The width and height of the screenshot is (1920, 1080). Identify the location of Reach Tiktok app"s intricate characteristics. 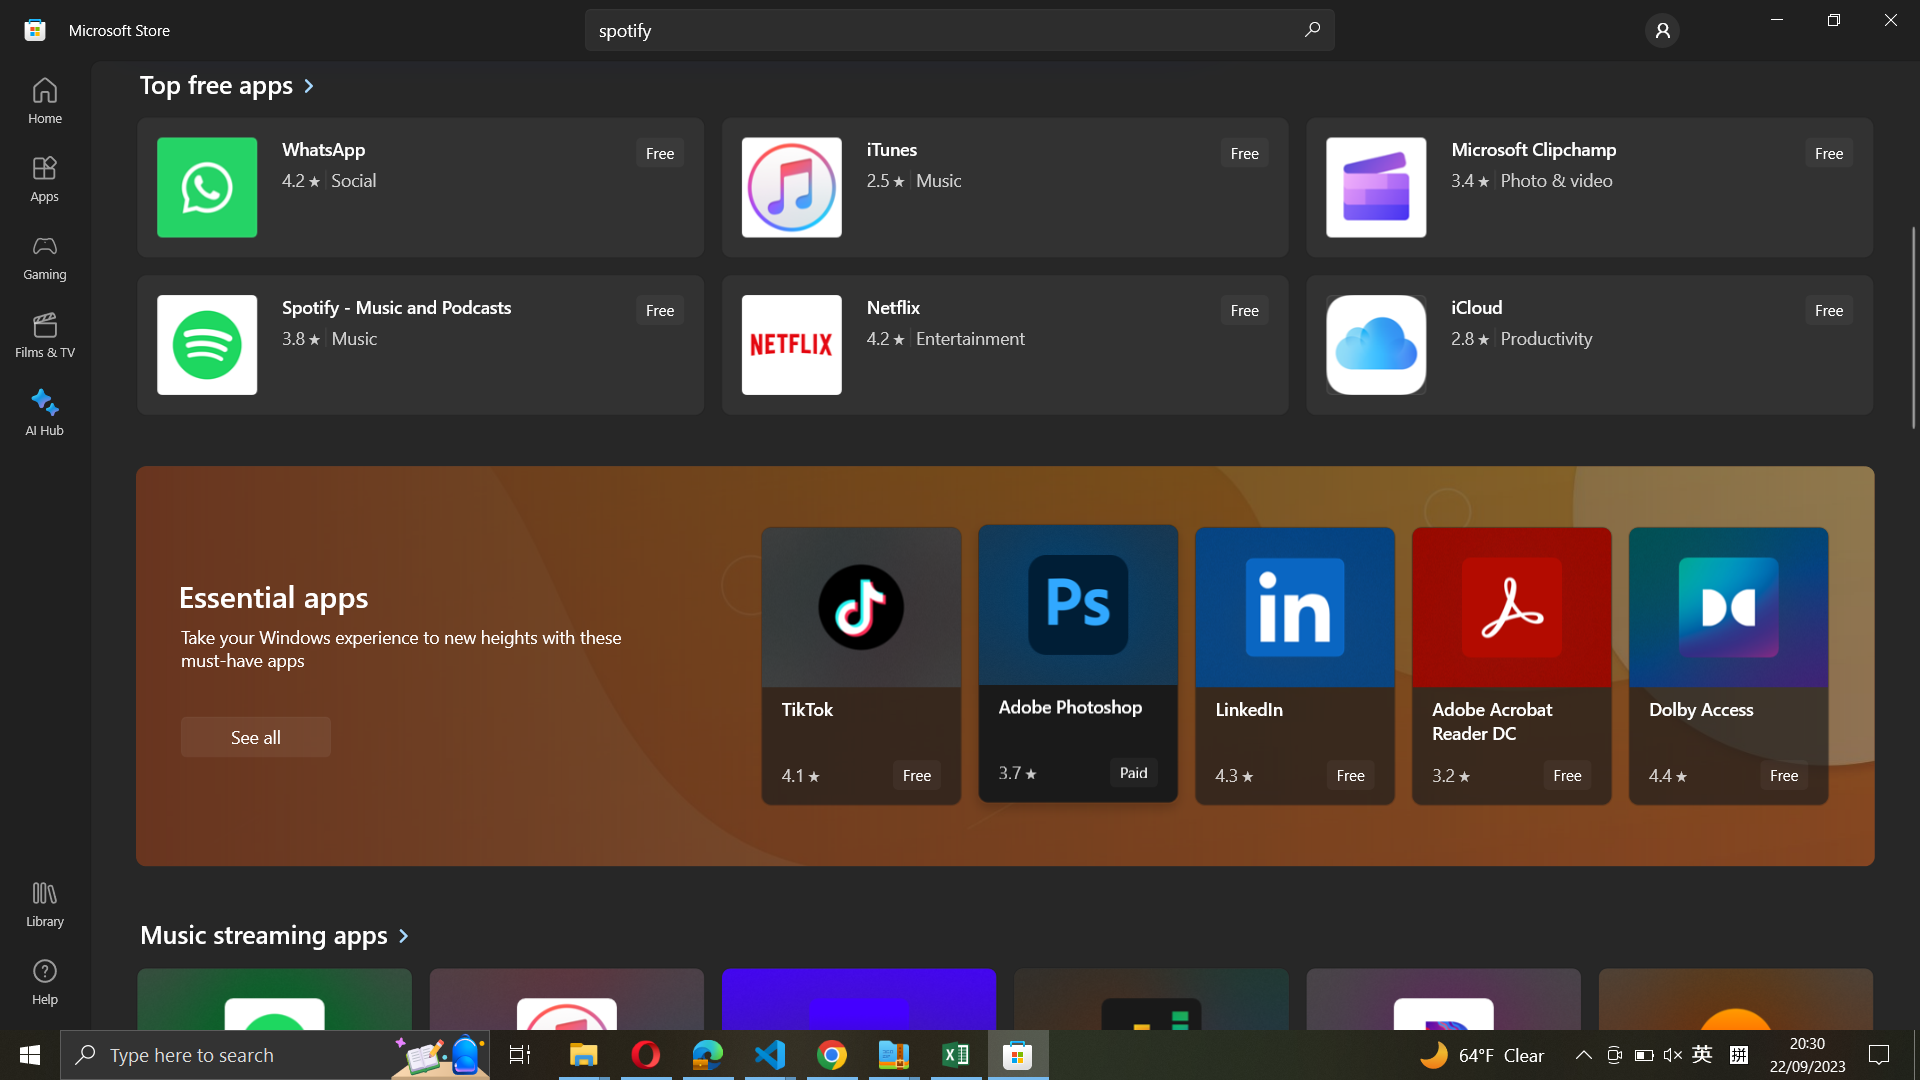
(860, 666).